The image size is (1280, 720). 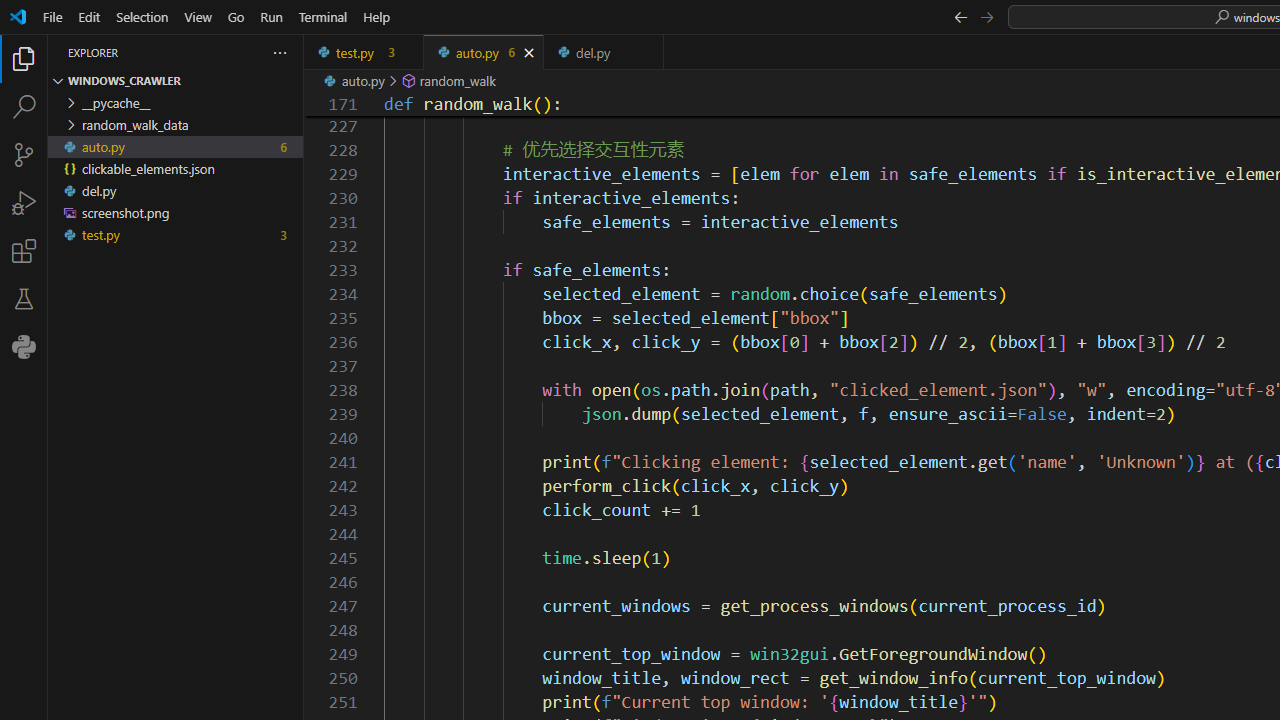 What do you see at coordinates (323, 16) in the screenshot?
I see `'Terminal'` at bounding box center [323, 16].